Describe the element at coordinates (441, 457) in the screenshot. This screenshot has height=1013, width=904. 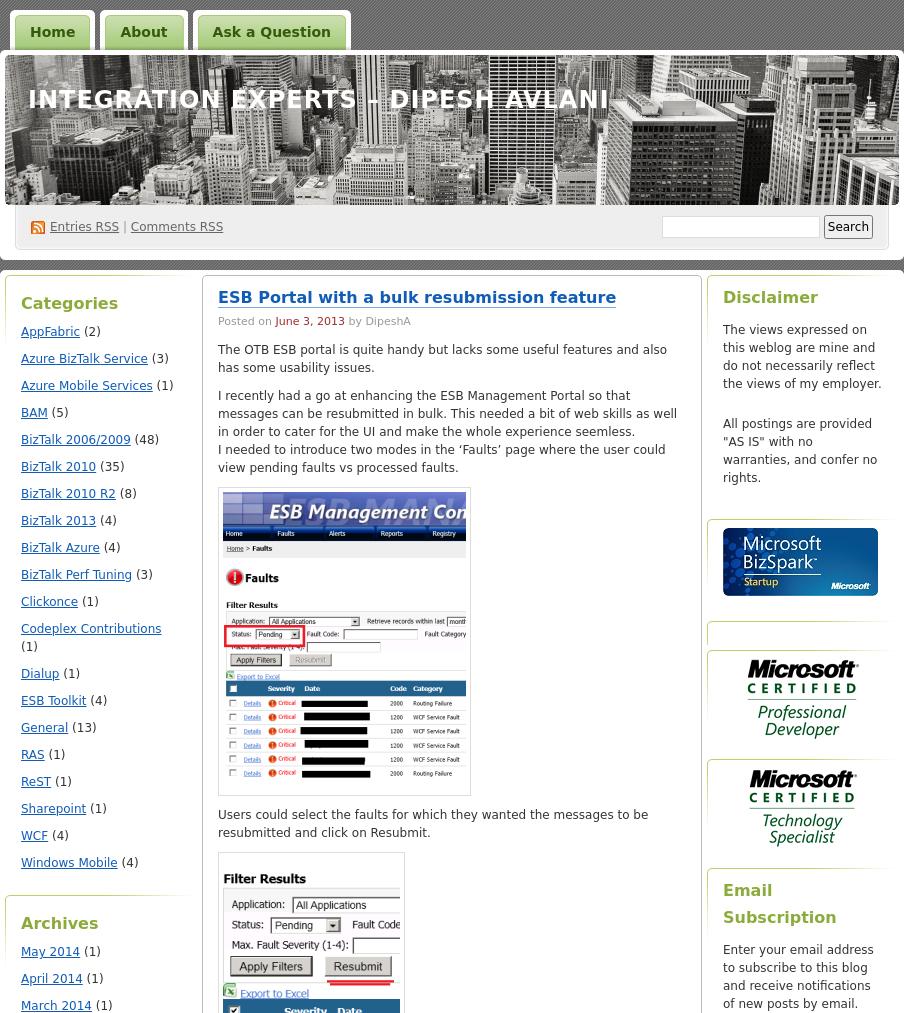
I see `'I needed to introduce two modes in the ‘Faults’ page where the user could view pending faults vs processed faults.'` at that location.